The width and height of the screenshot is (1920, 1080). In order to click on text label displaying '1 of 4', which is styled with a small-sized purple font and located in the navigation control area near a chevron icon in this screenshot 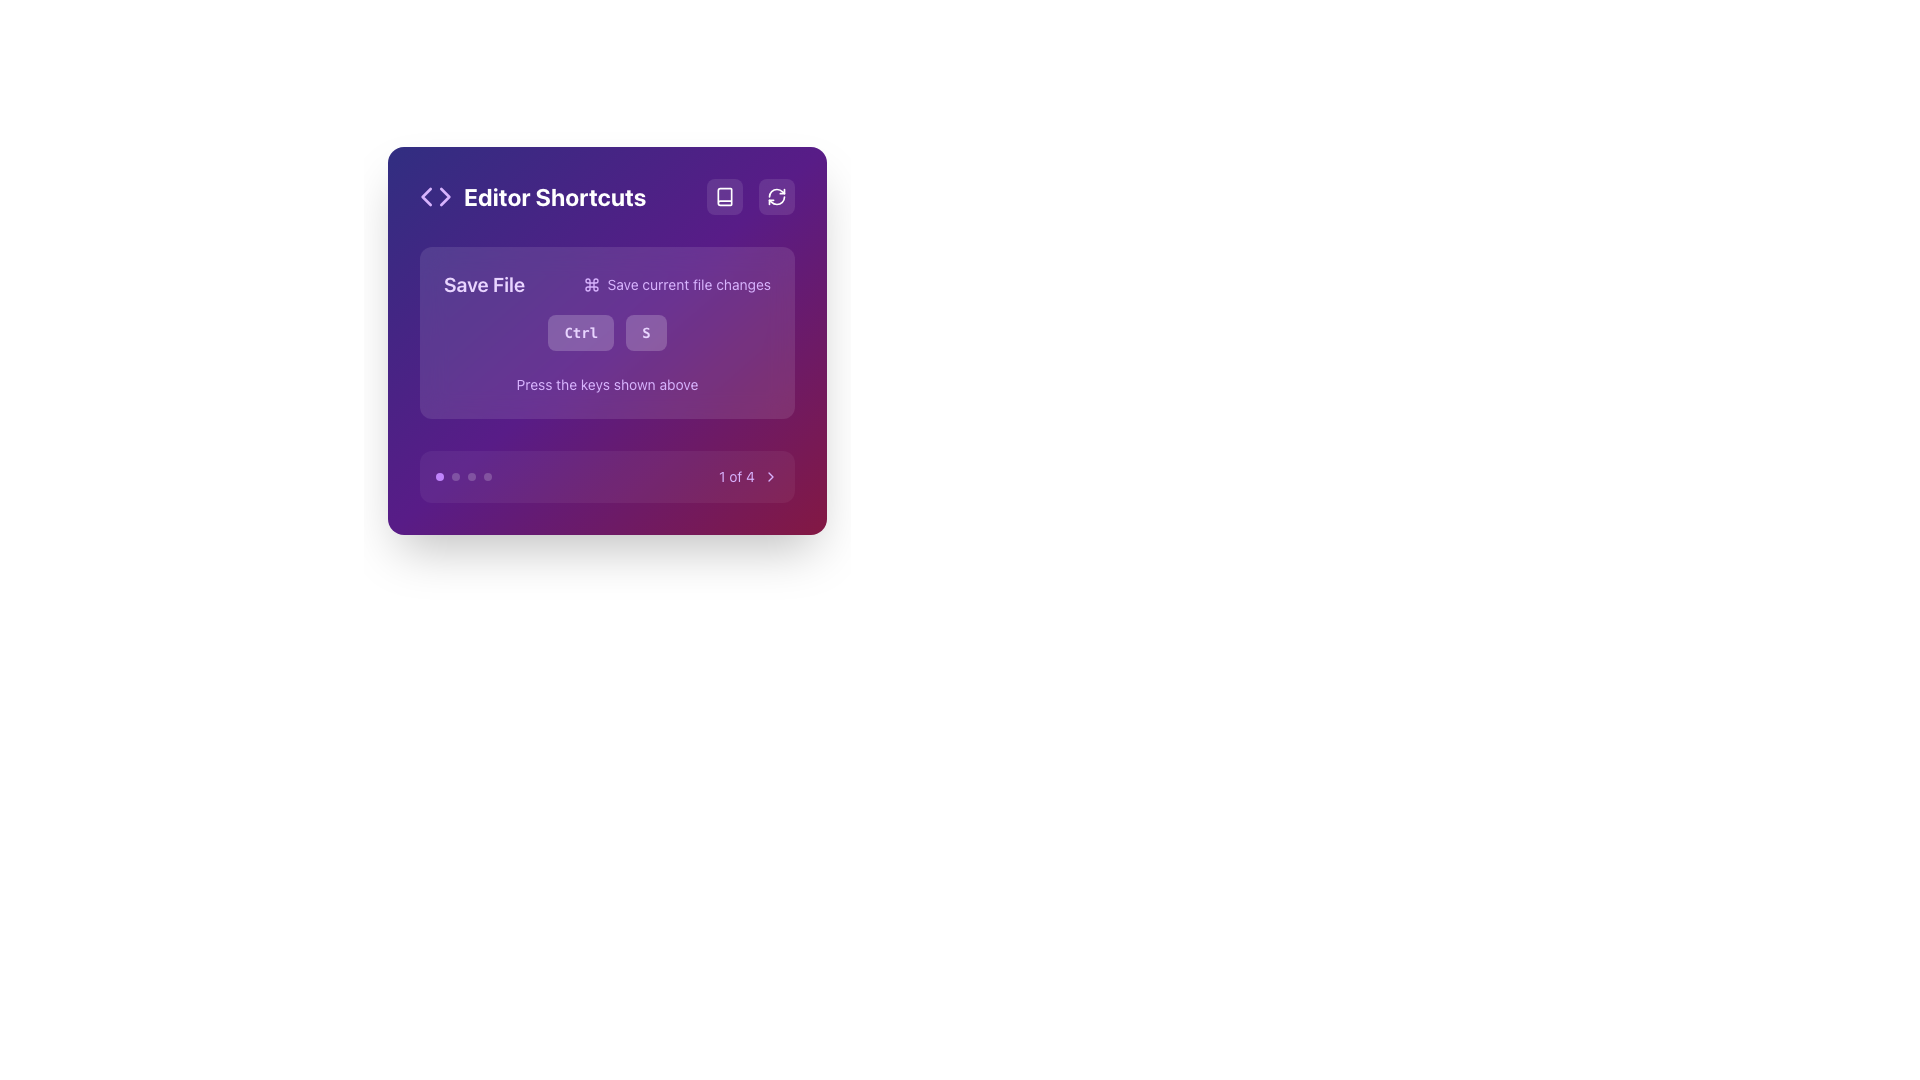, I will do `click(736, 477)`.